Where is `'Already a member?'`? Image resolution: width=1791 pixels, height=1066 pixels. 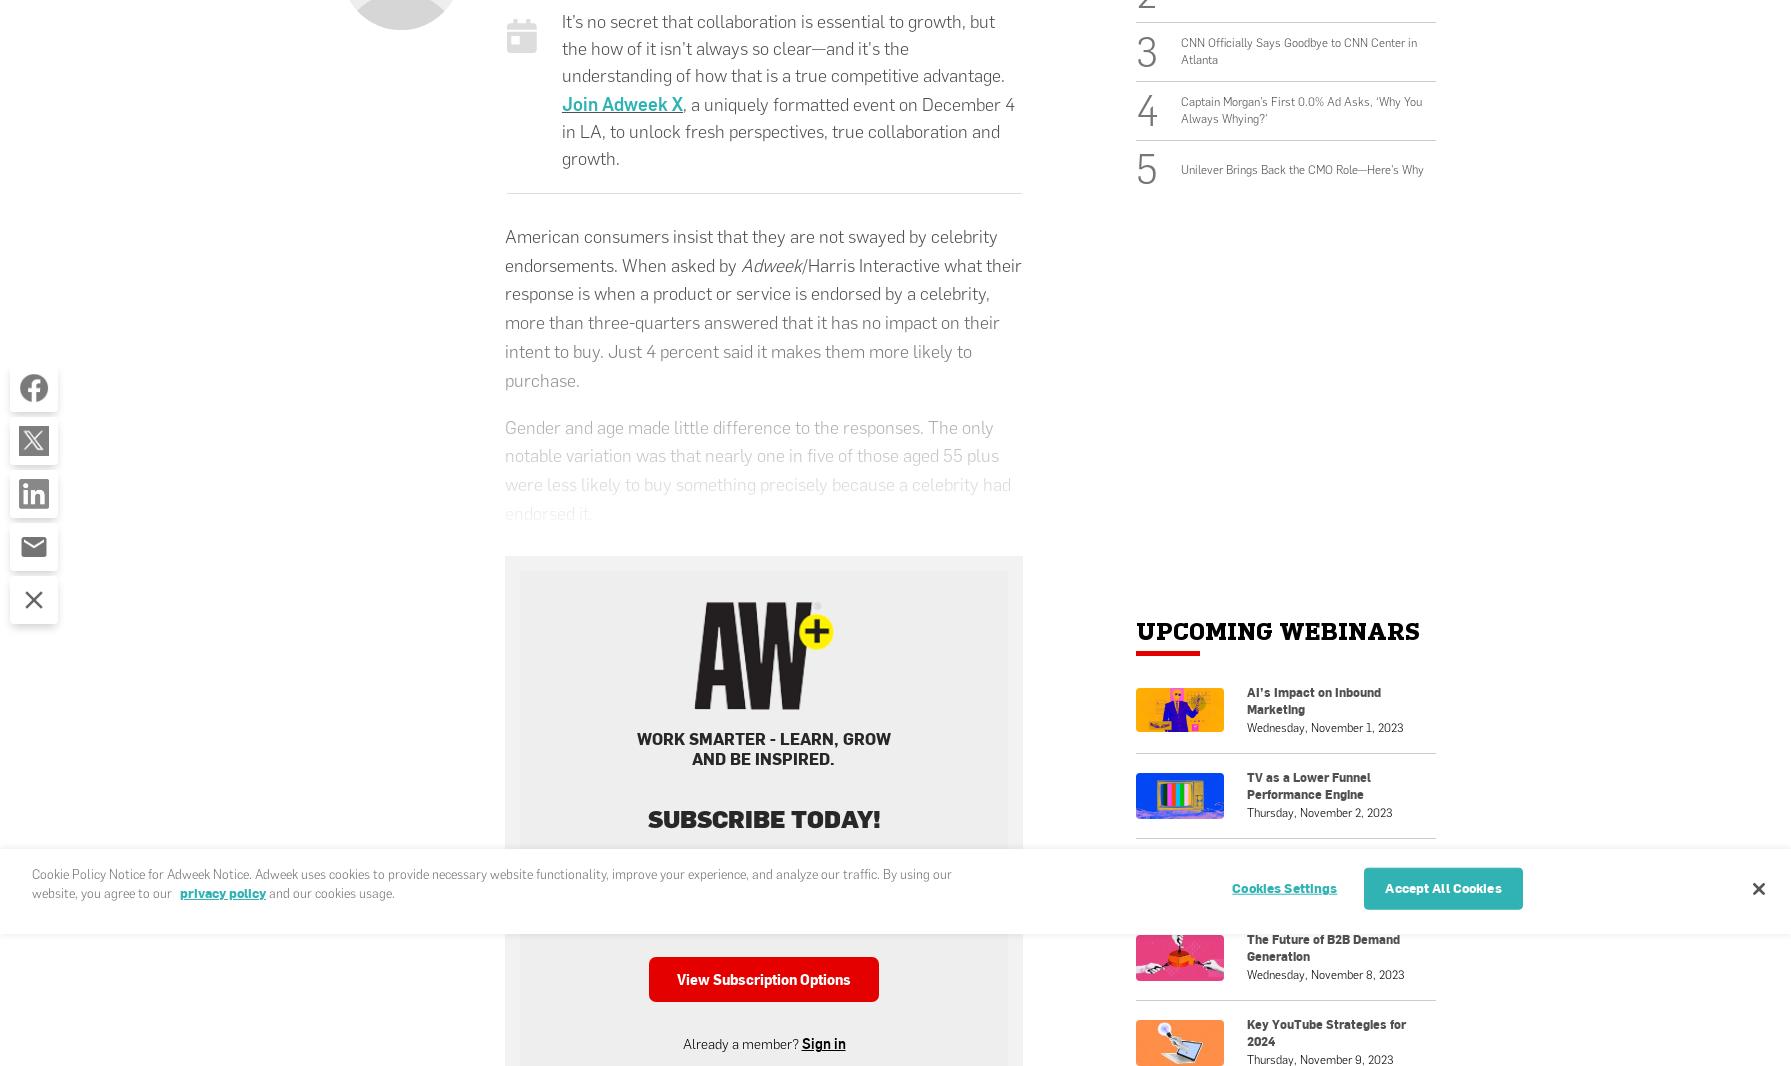 'Already a member?' is located at coordinates (682, 1044).